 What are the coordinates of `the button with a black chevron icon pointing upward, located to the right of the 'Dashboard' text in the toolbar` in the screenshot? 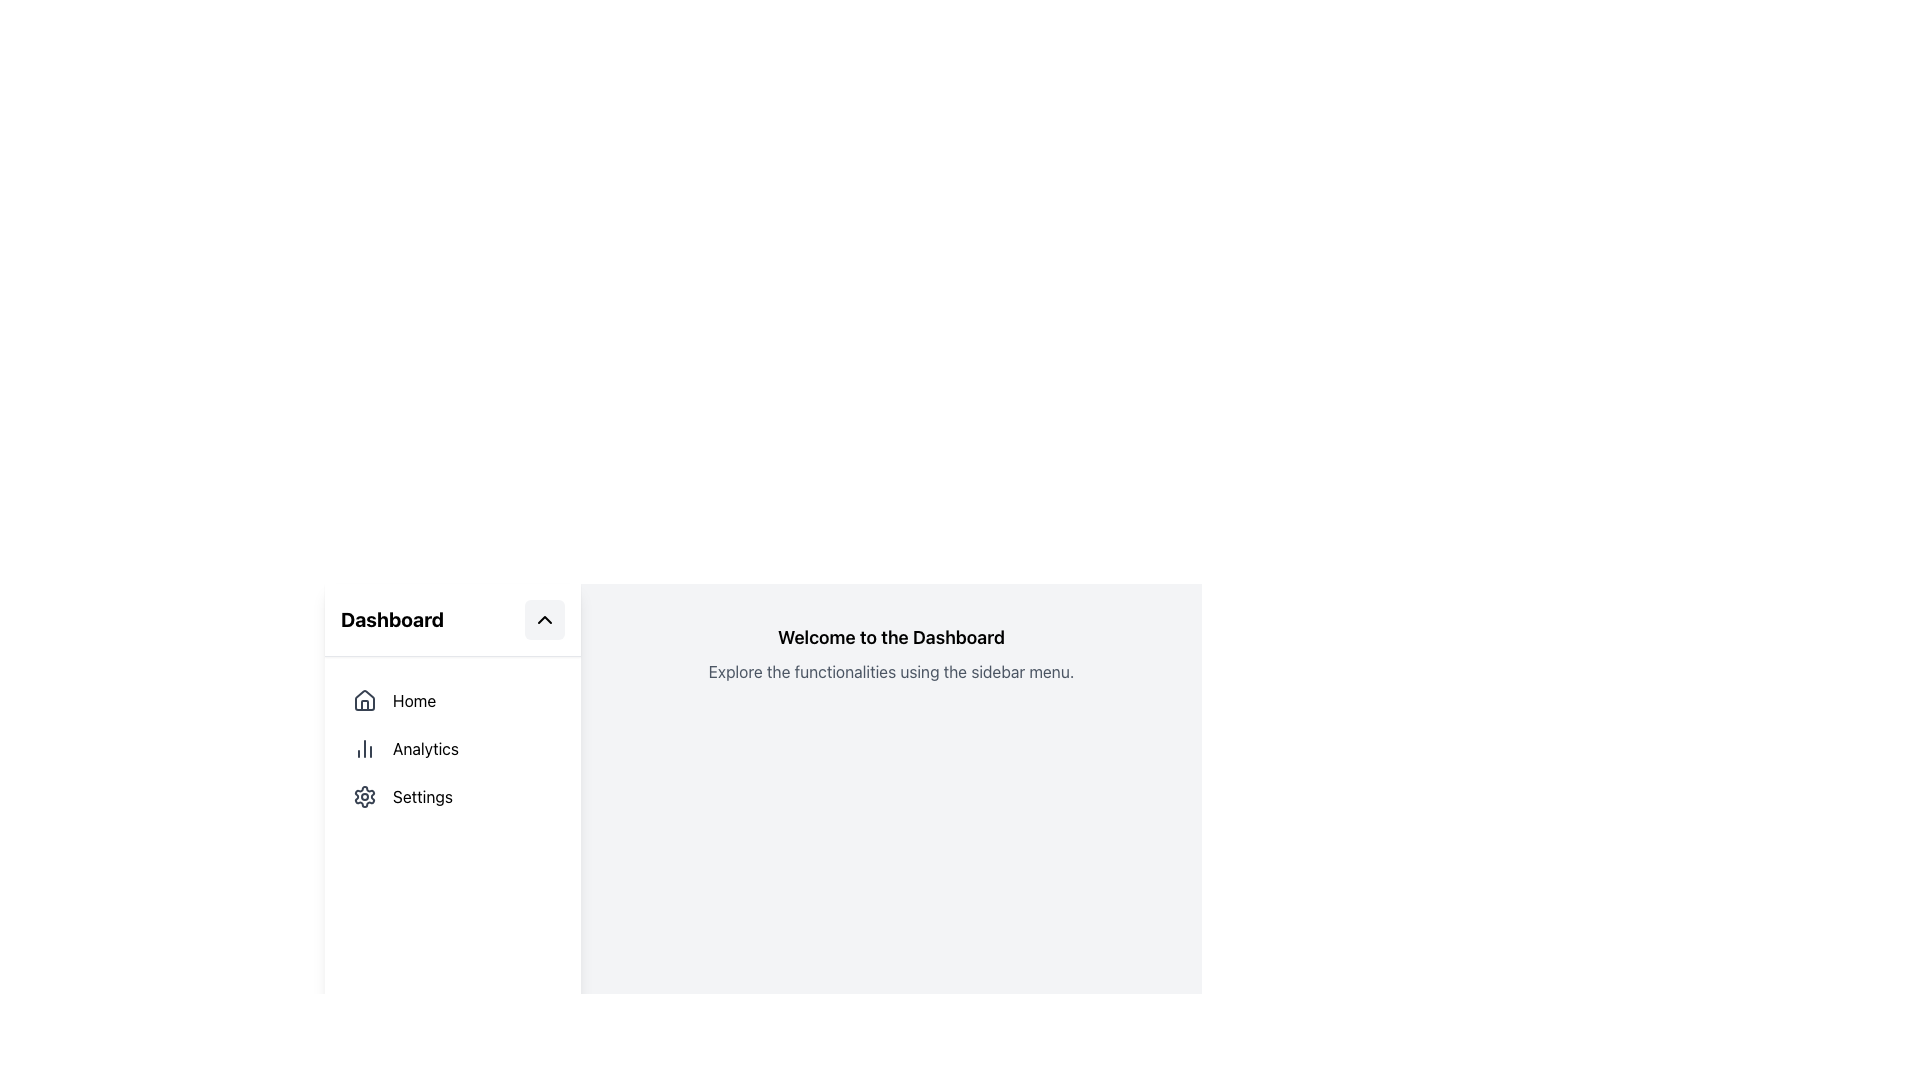 It's located at (545, 619).